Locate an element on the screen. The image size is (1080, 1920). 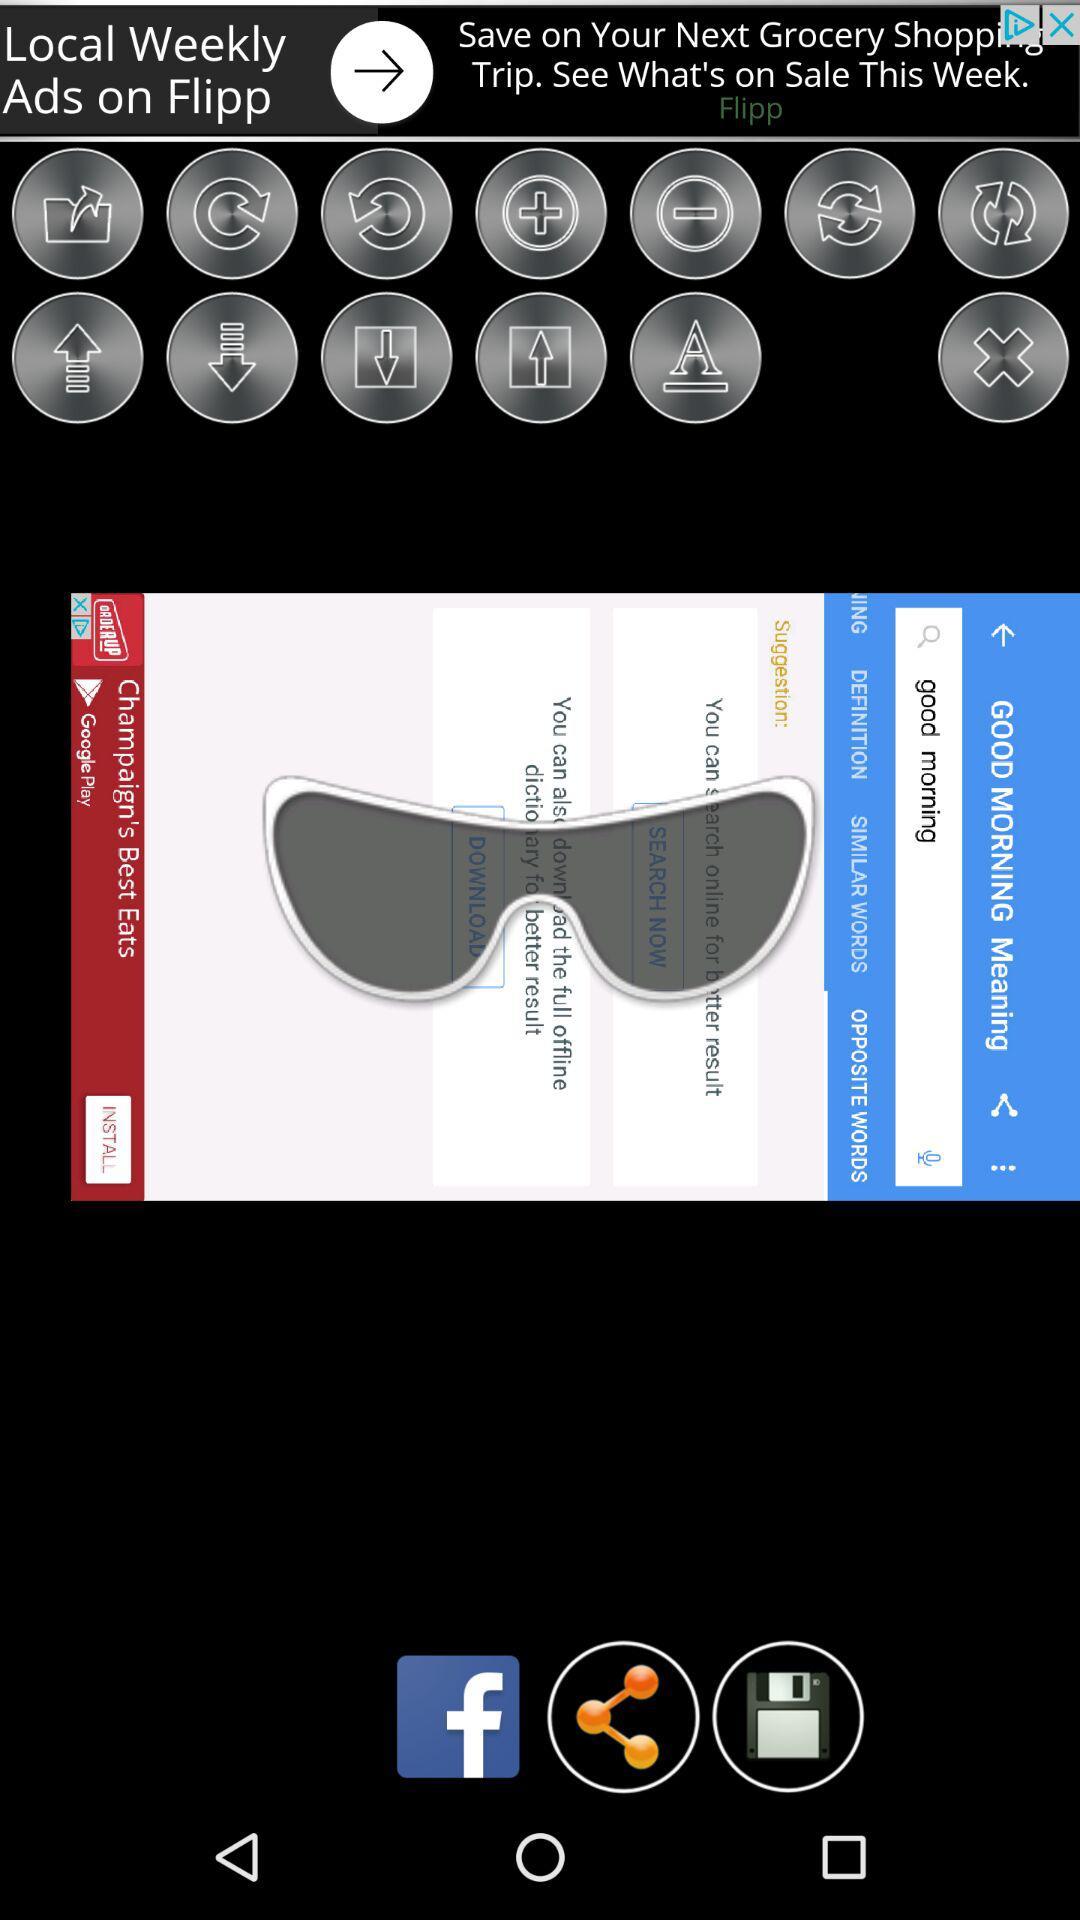
auto play the music is located at coordinates (786, 1715).